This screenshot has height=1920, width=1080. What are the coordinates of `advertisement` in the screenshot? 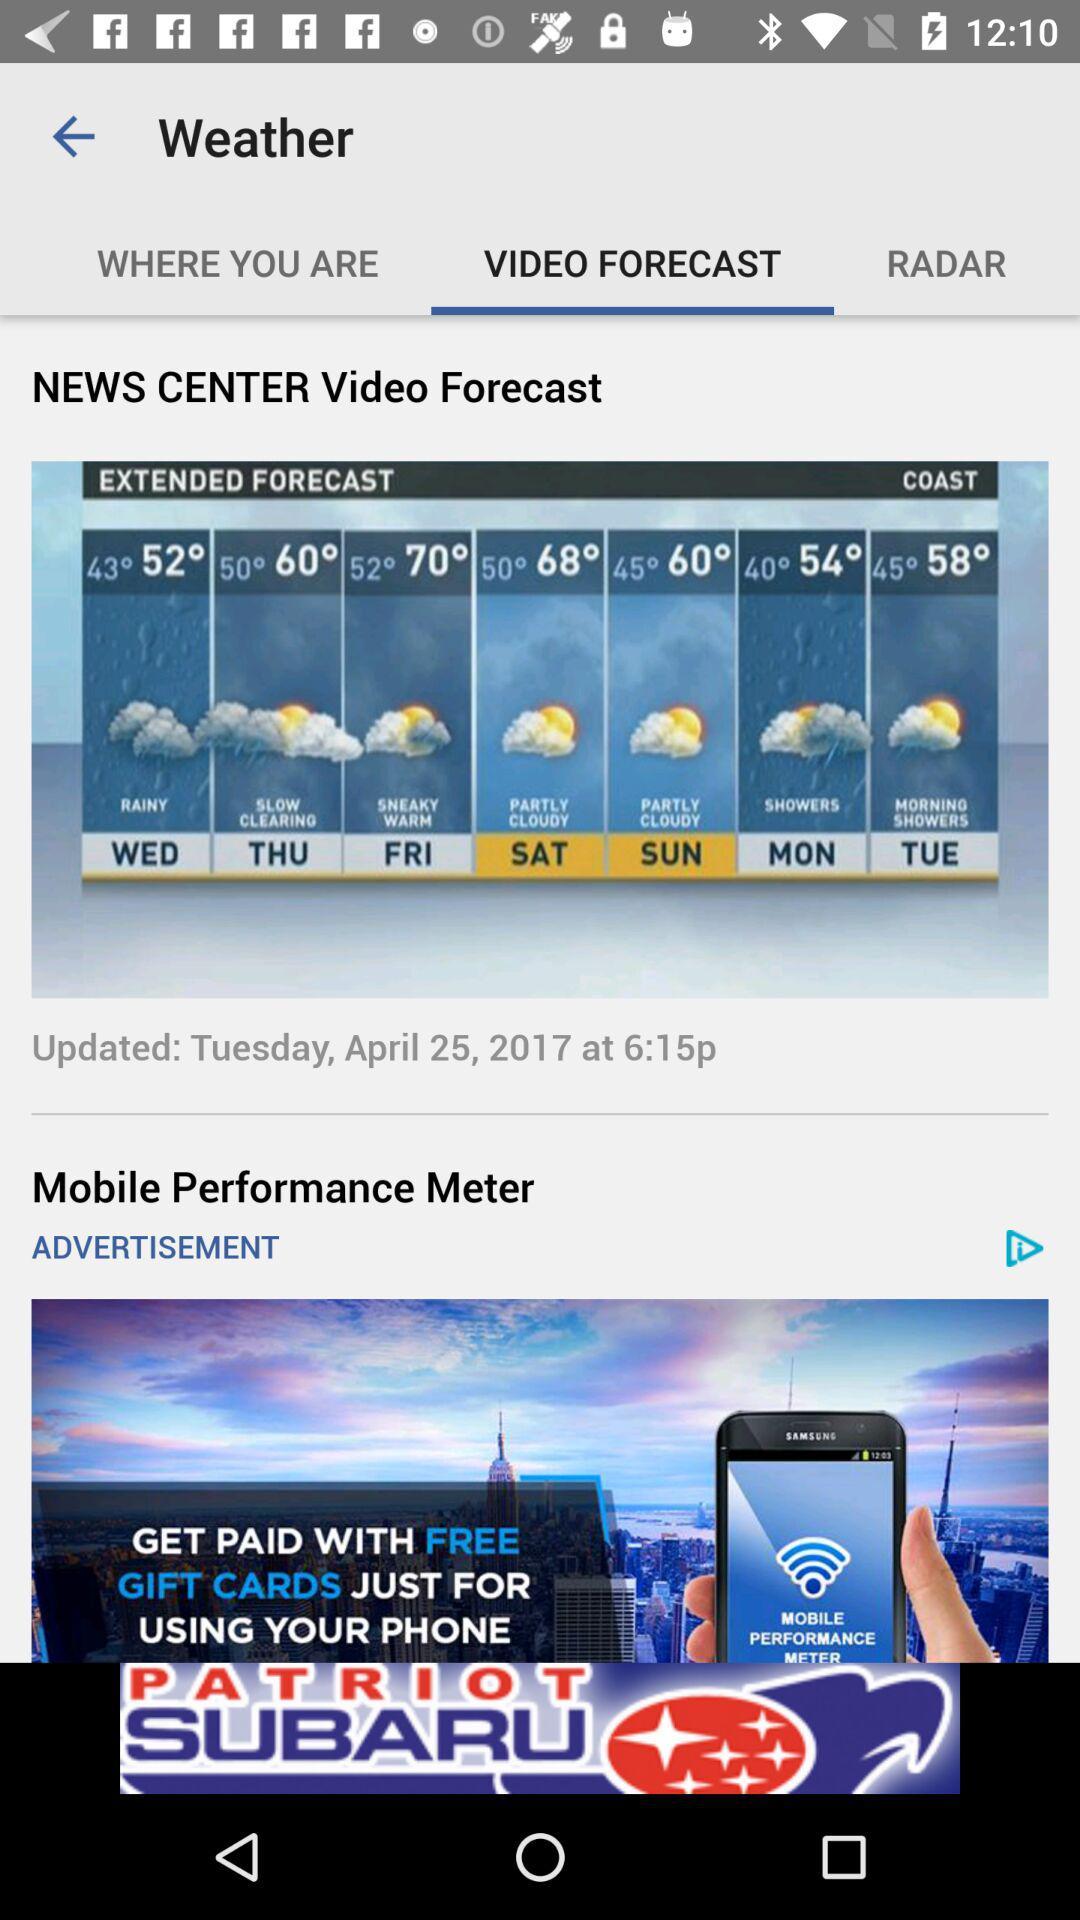 It's located at (540, 1727).